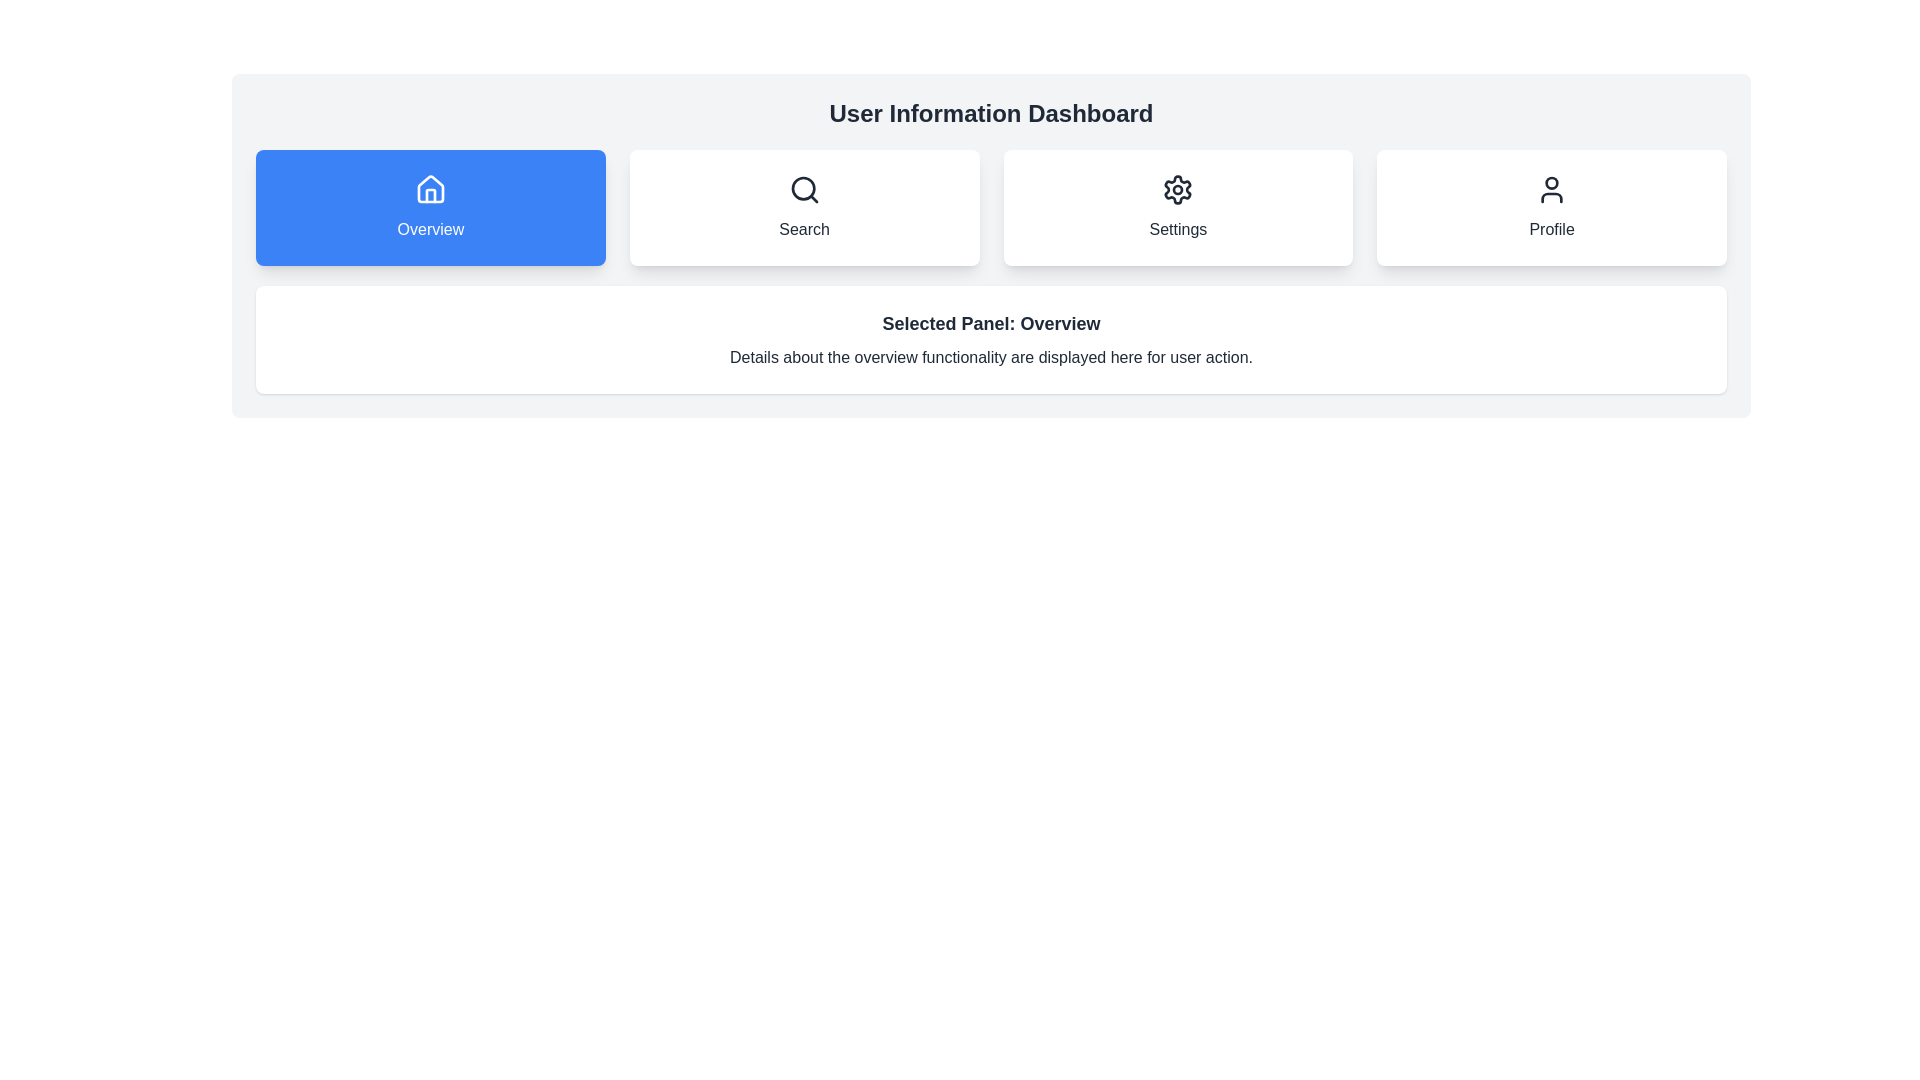 The width and height of the screenshot is (1920, 1080). Describe the element at coordinates (1178, 229) in the screenshot. I see `the text label located at the bottom of the 'Settings' button` at that location.